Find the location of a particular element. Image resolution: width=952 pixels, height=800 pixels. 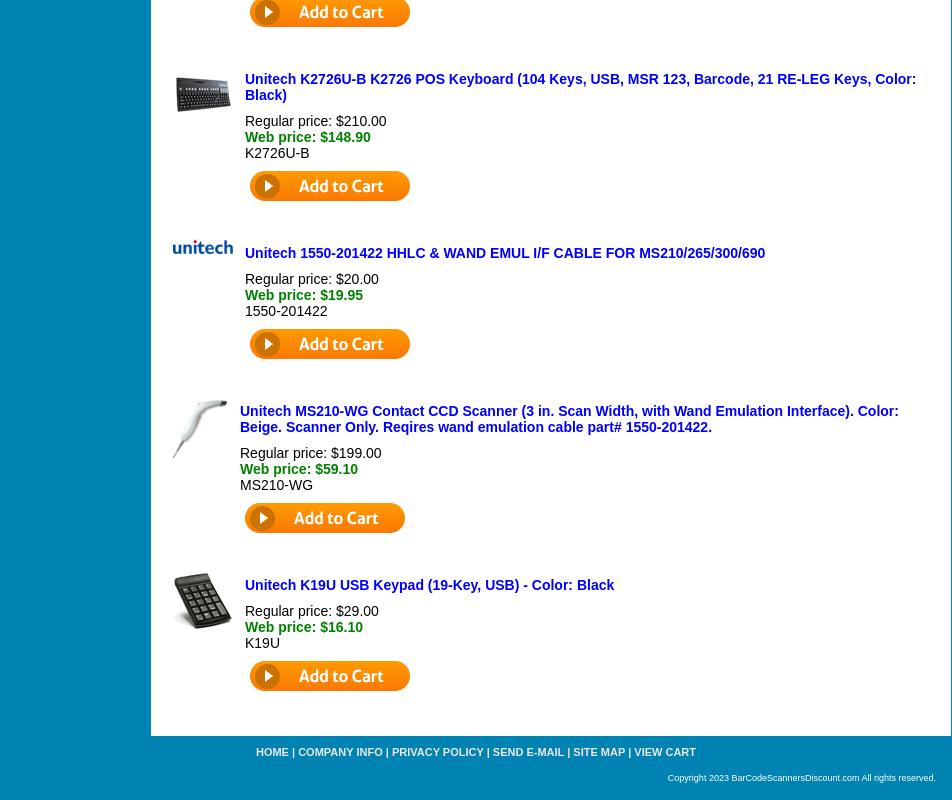

'View Cart' is located at coordinates (664, 750).